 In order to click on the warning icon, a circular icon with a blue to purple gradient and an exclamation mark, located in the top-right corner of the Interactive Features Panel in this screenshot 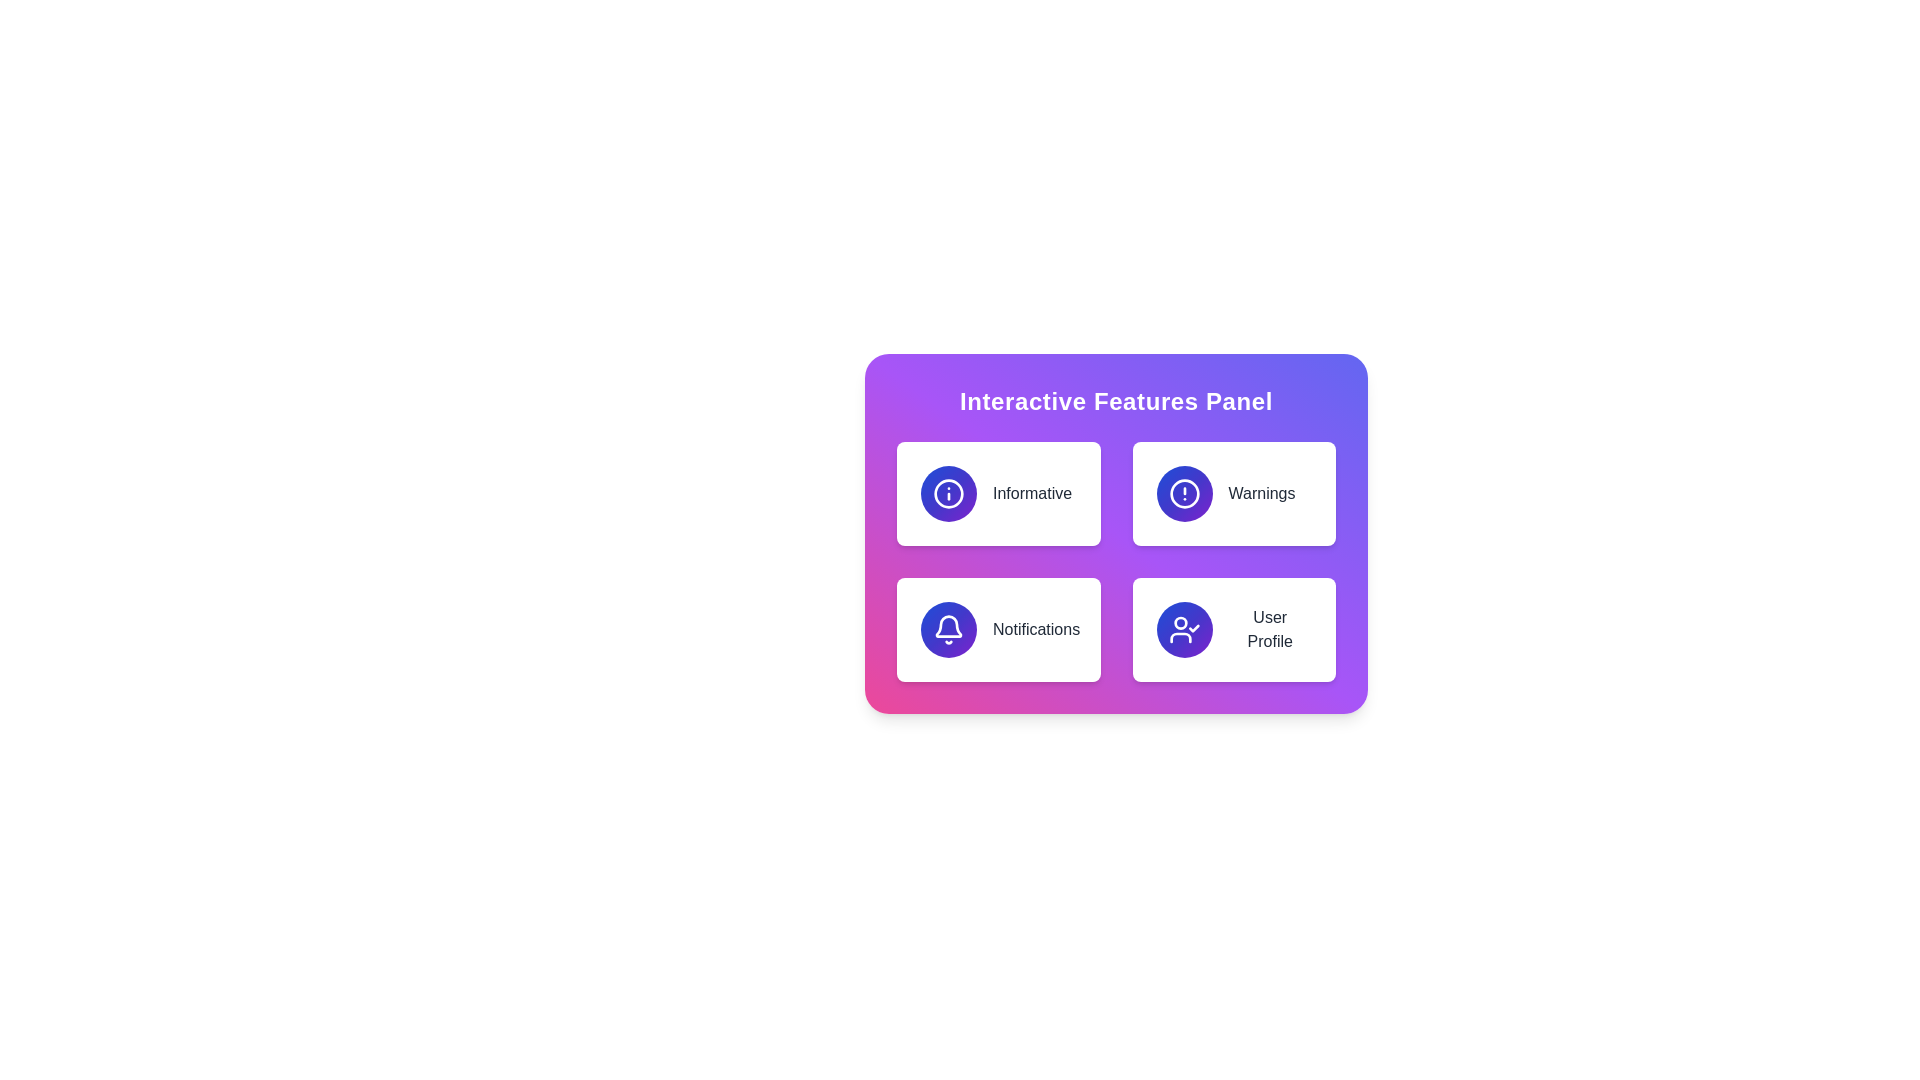, I will do `click(1184, 493)`.